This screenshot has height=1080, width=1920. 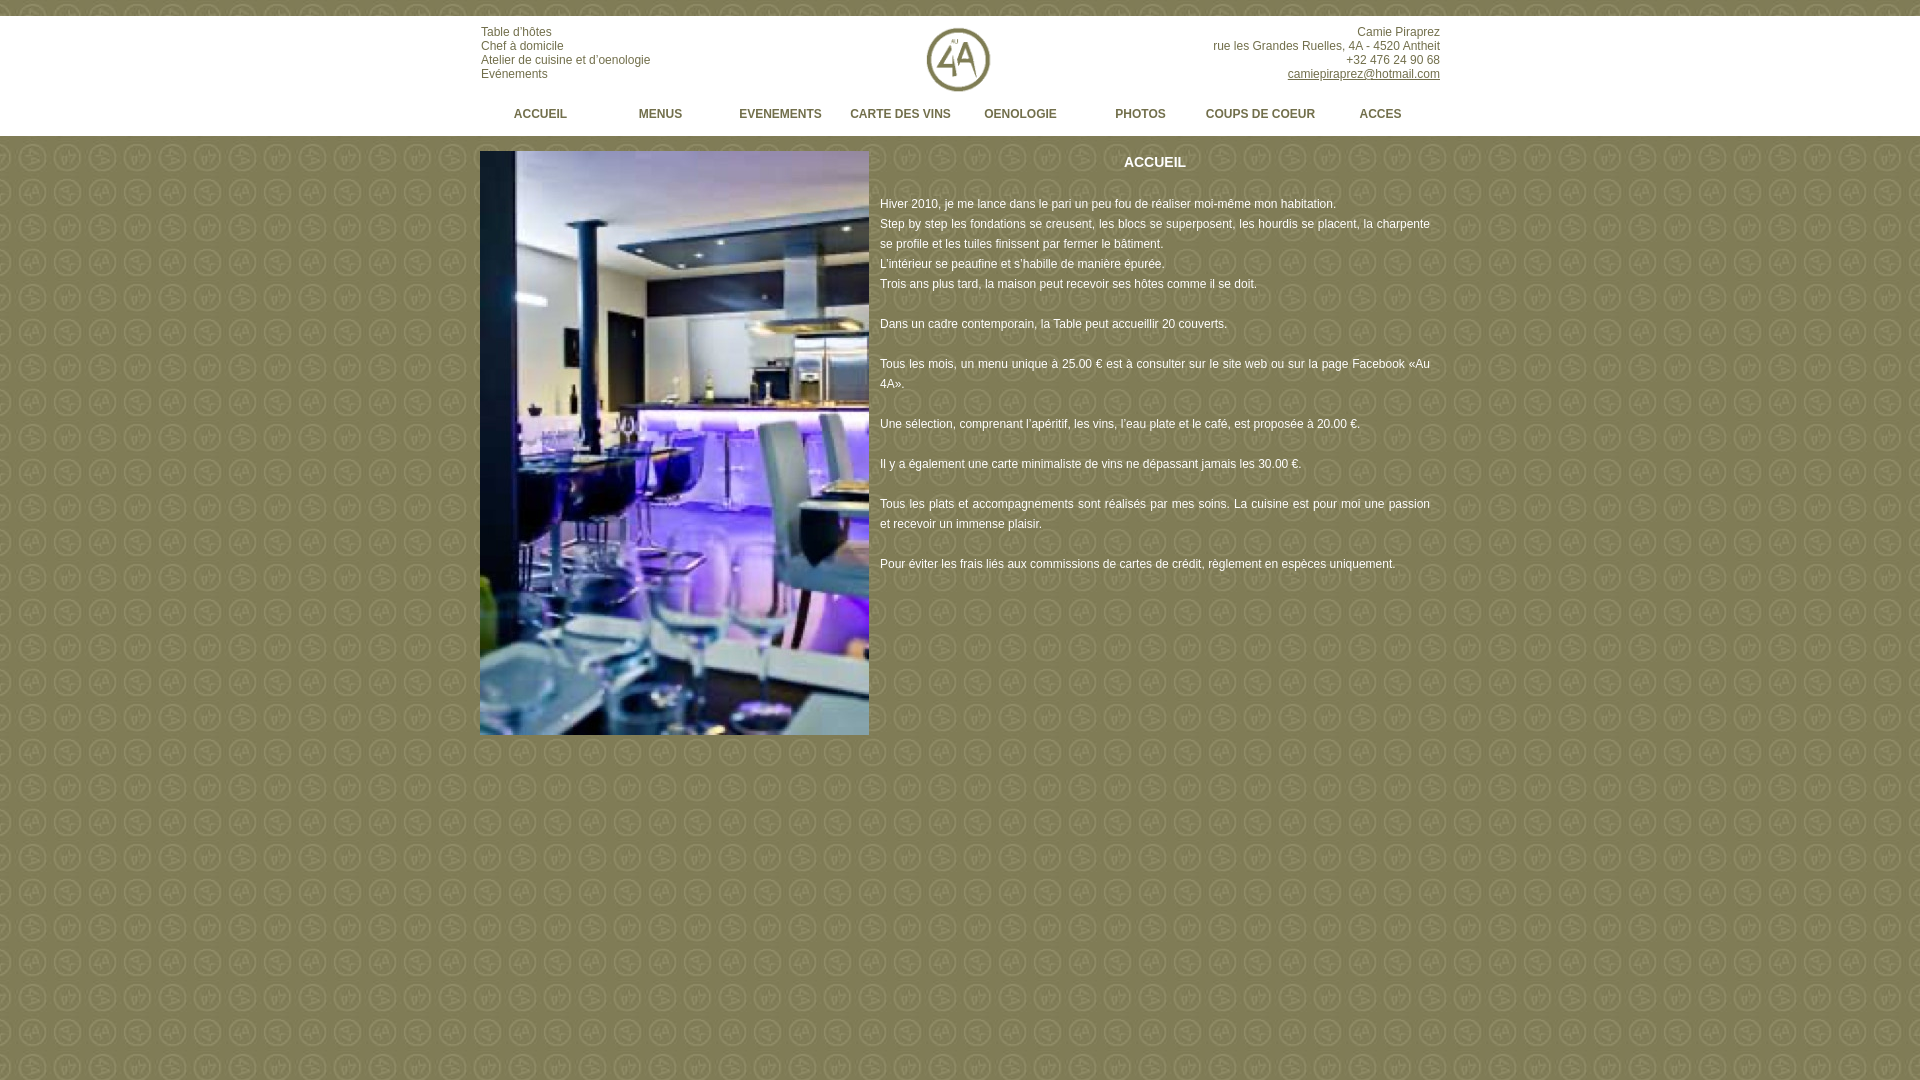 I want to click on 'camiepiraprez@hotmail.com', so click(x=1362, y=72).